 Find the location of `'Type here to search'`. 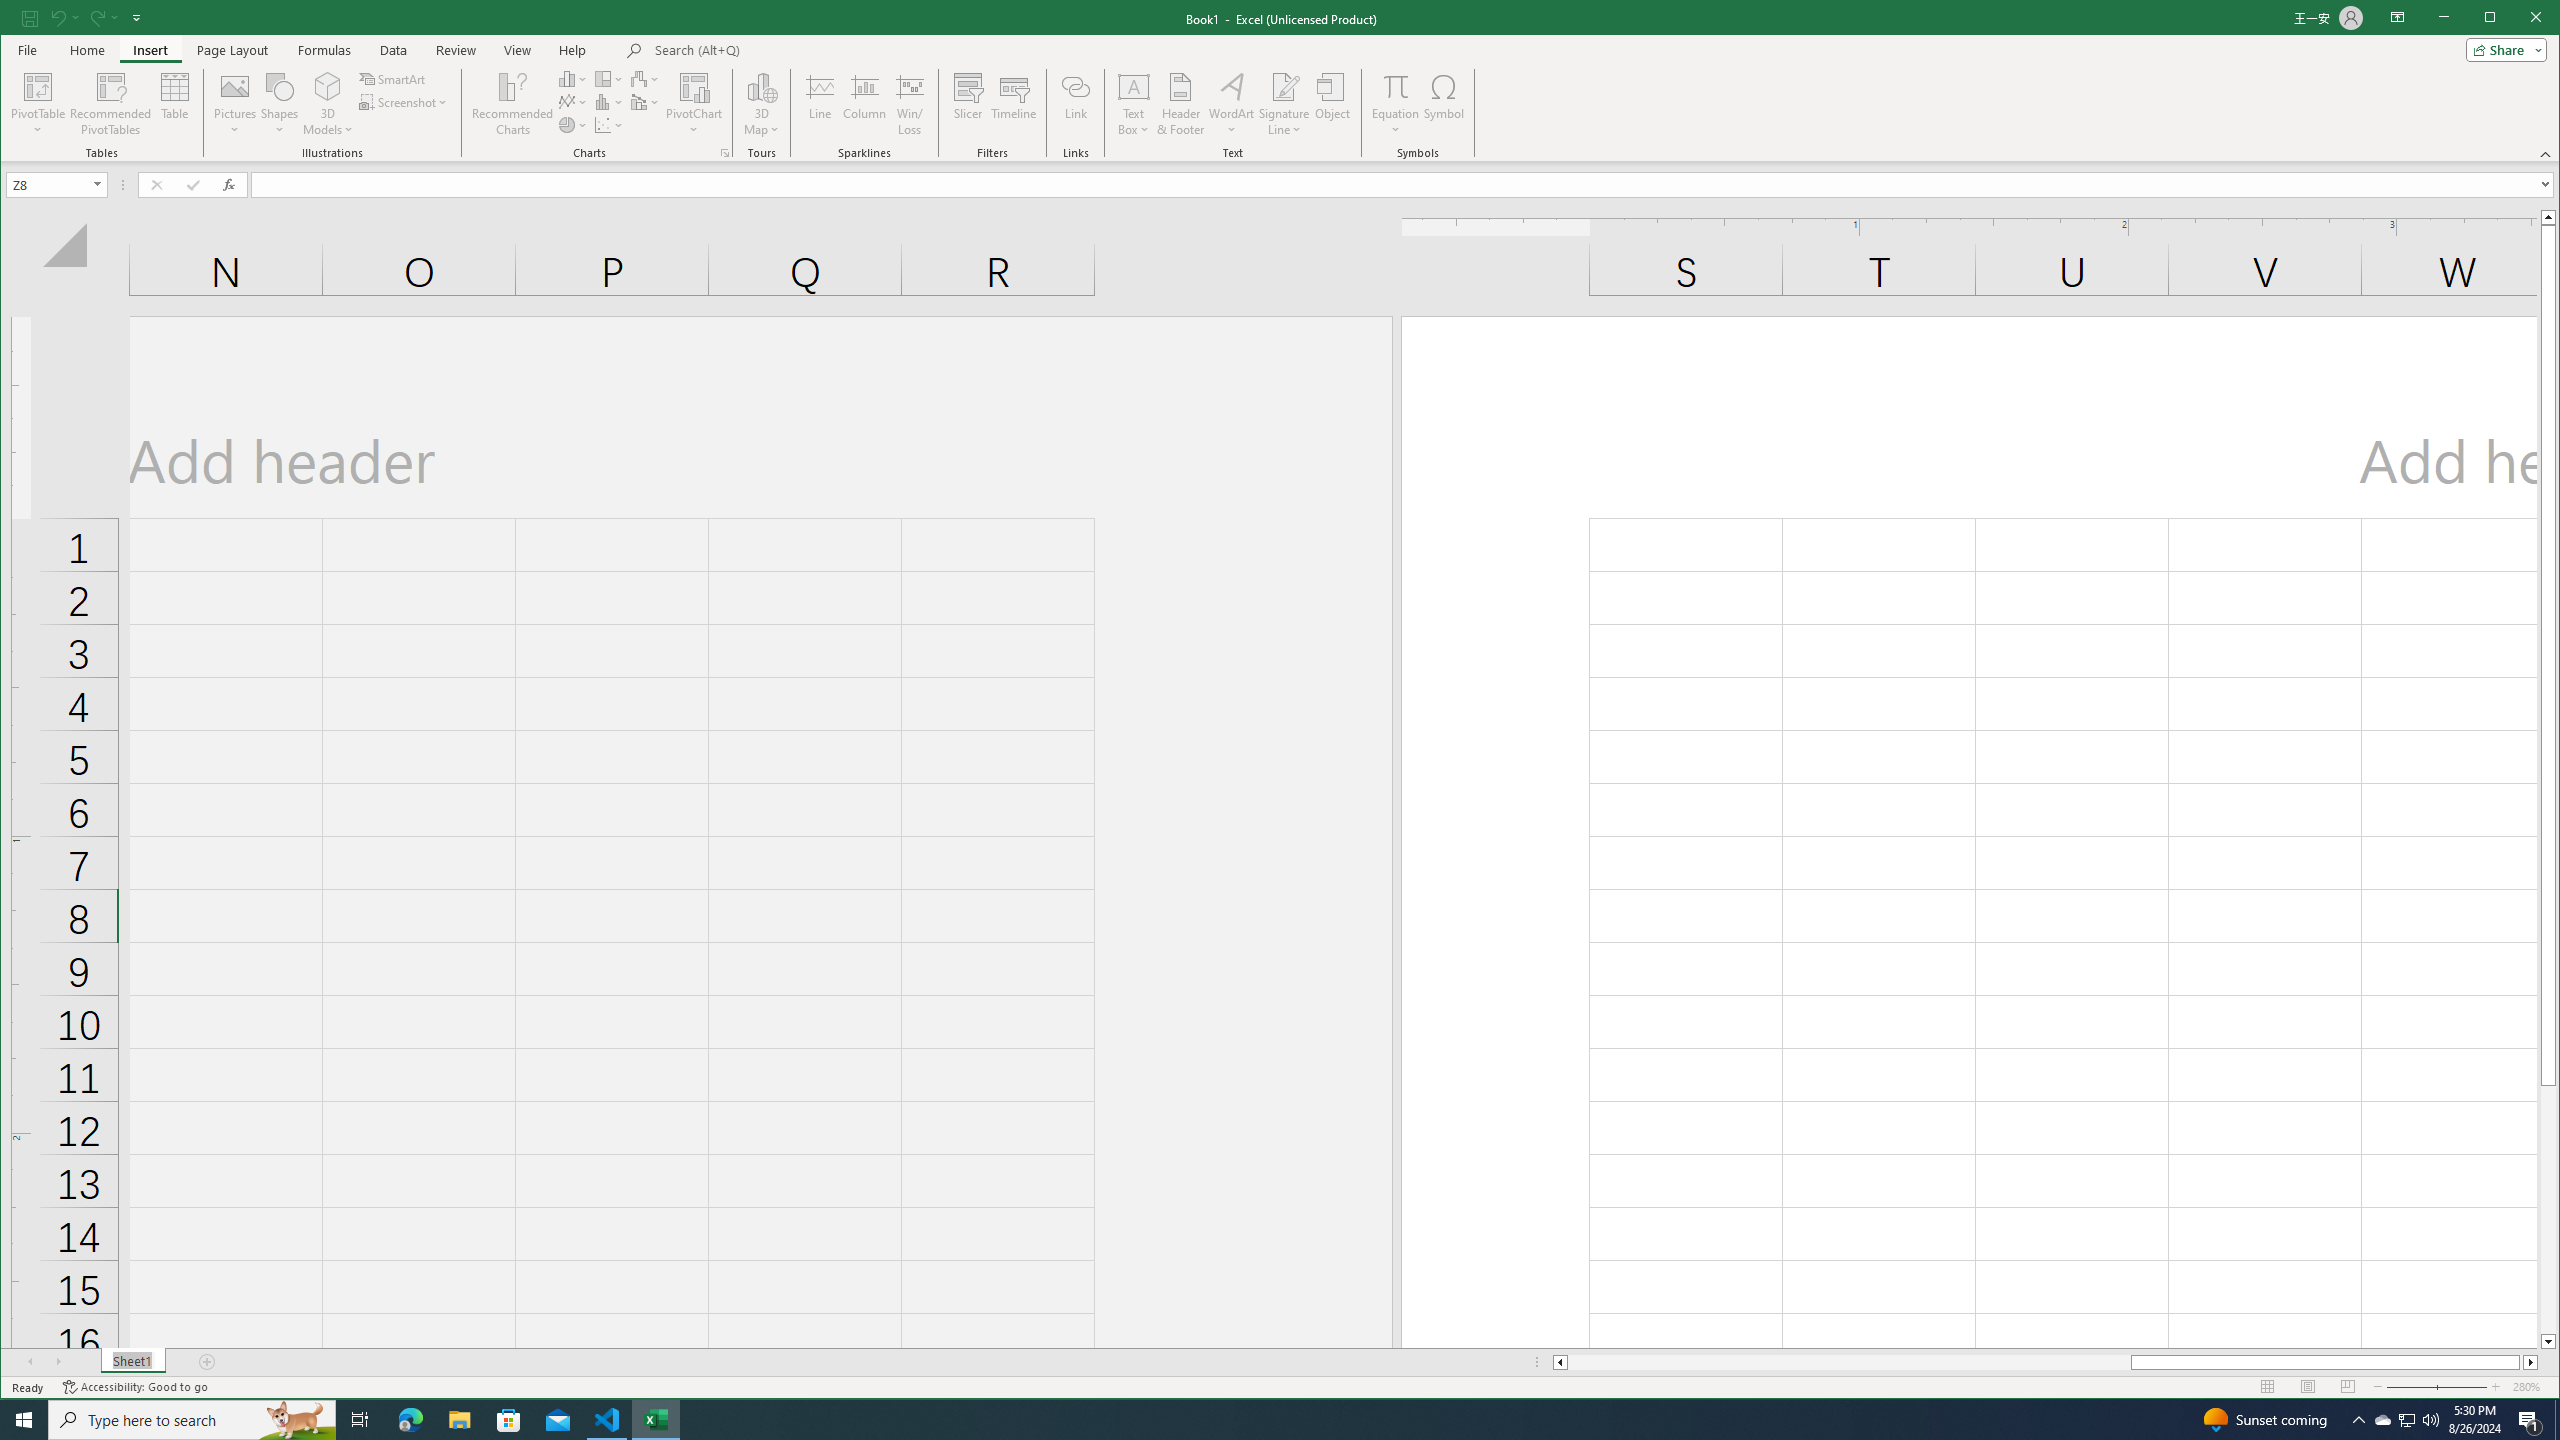

'Type here to search' is located at coordinates (191, 1418).